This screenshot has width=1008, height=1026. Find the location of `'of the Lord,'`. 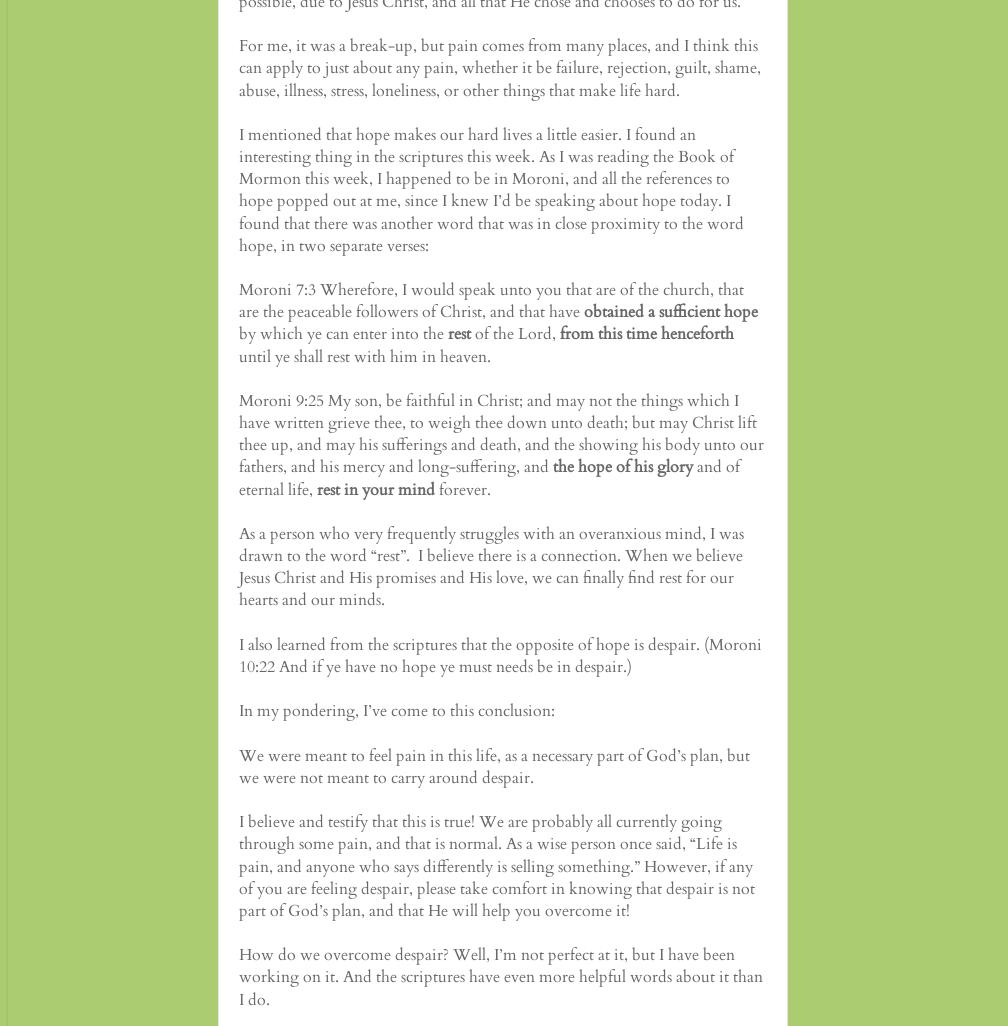

'of the Lord,' is located at coordinates (515, 333).